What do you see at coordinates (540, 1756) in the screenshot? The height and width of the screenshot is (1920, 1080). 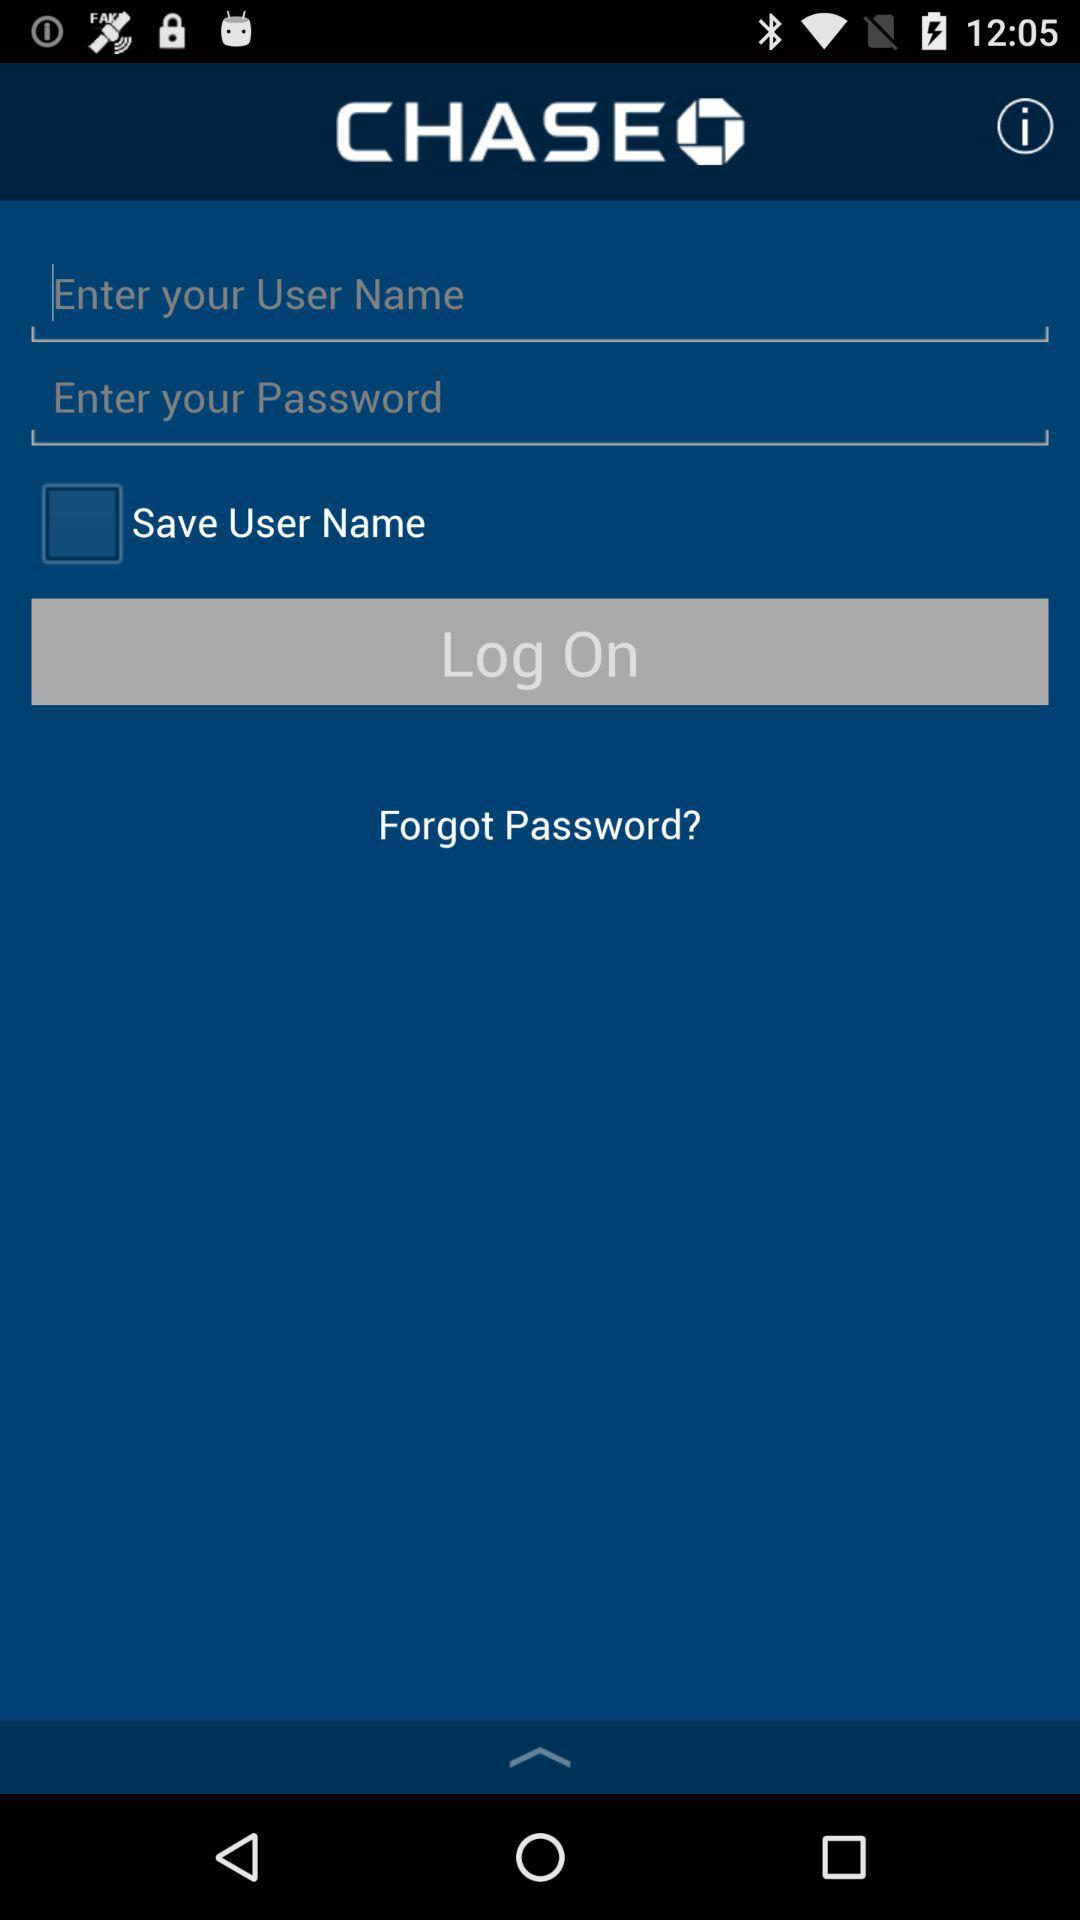 I see `retract page` at bounding box center [540, 1756].